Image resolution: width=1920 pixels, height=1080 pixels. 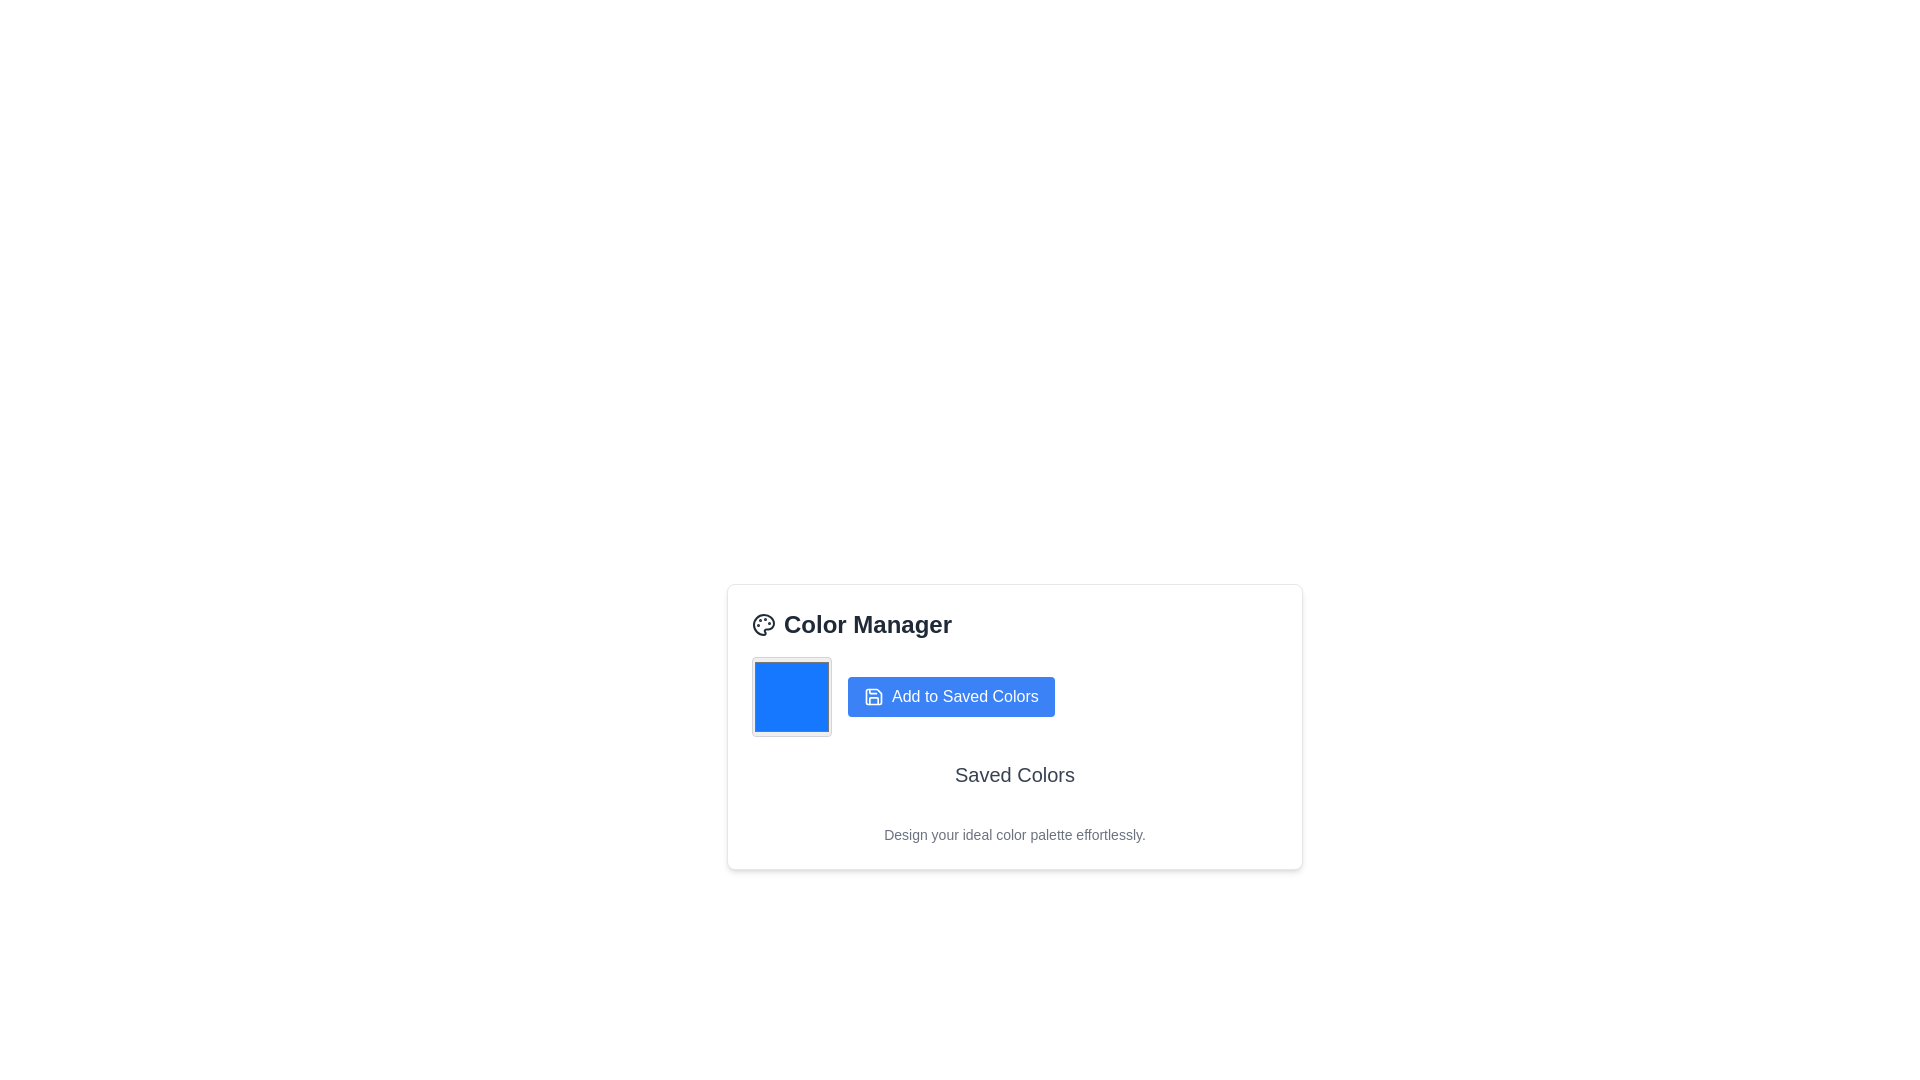 What do you see at coordinates (1014, 834) in the screenshot?
I see `the descriptive text located at the bottom of the 'Color Manager' card, which informs users about the feature's purpose` at bounding box center [1014, 834].